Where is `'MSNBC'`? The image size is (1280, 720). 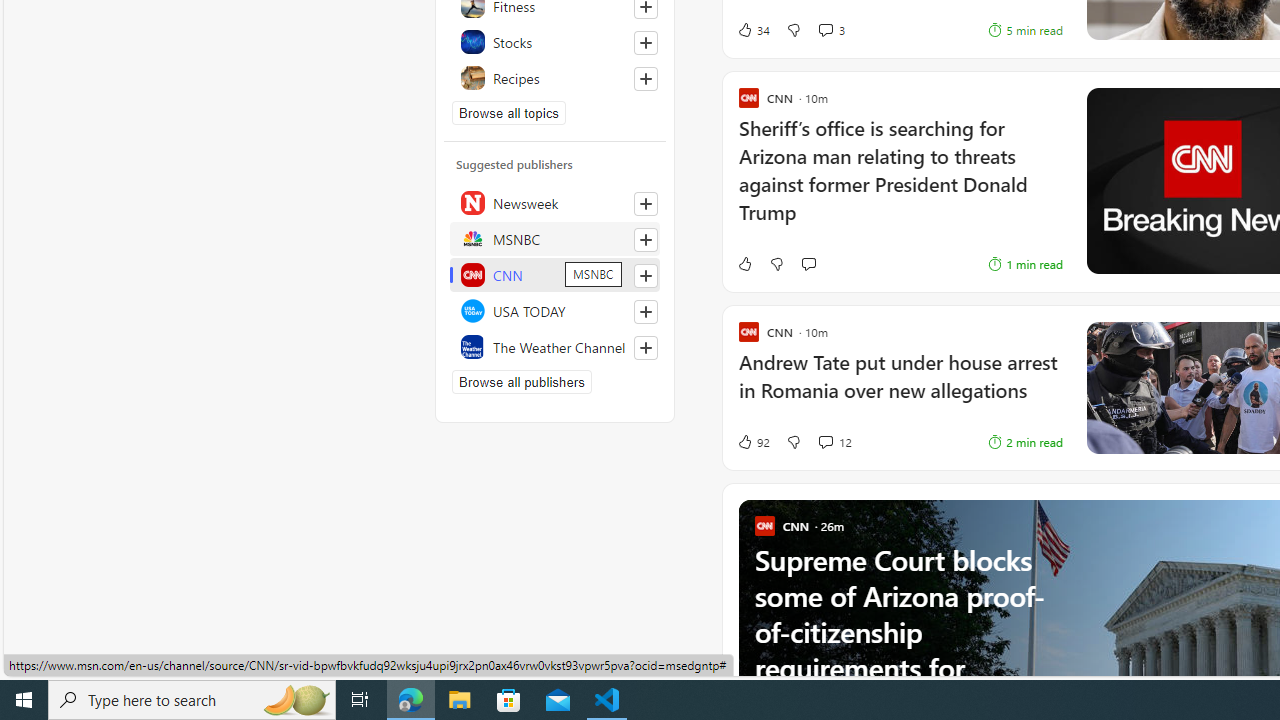 'MSNBC' is located at coordinates (555, 238).